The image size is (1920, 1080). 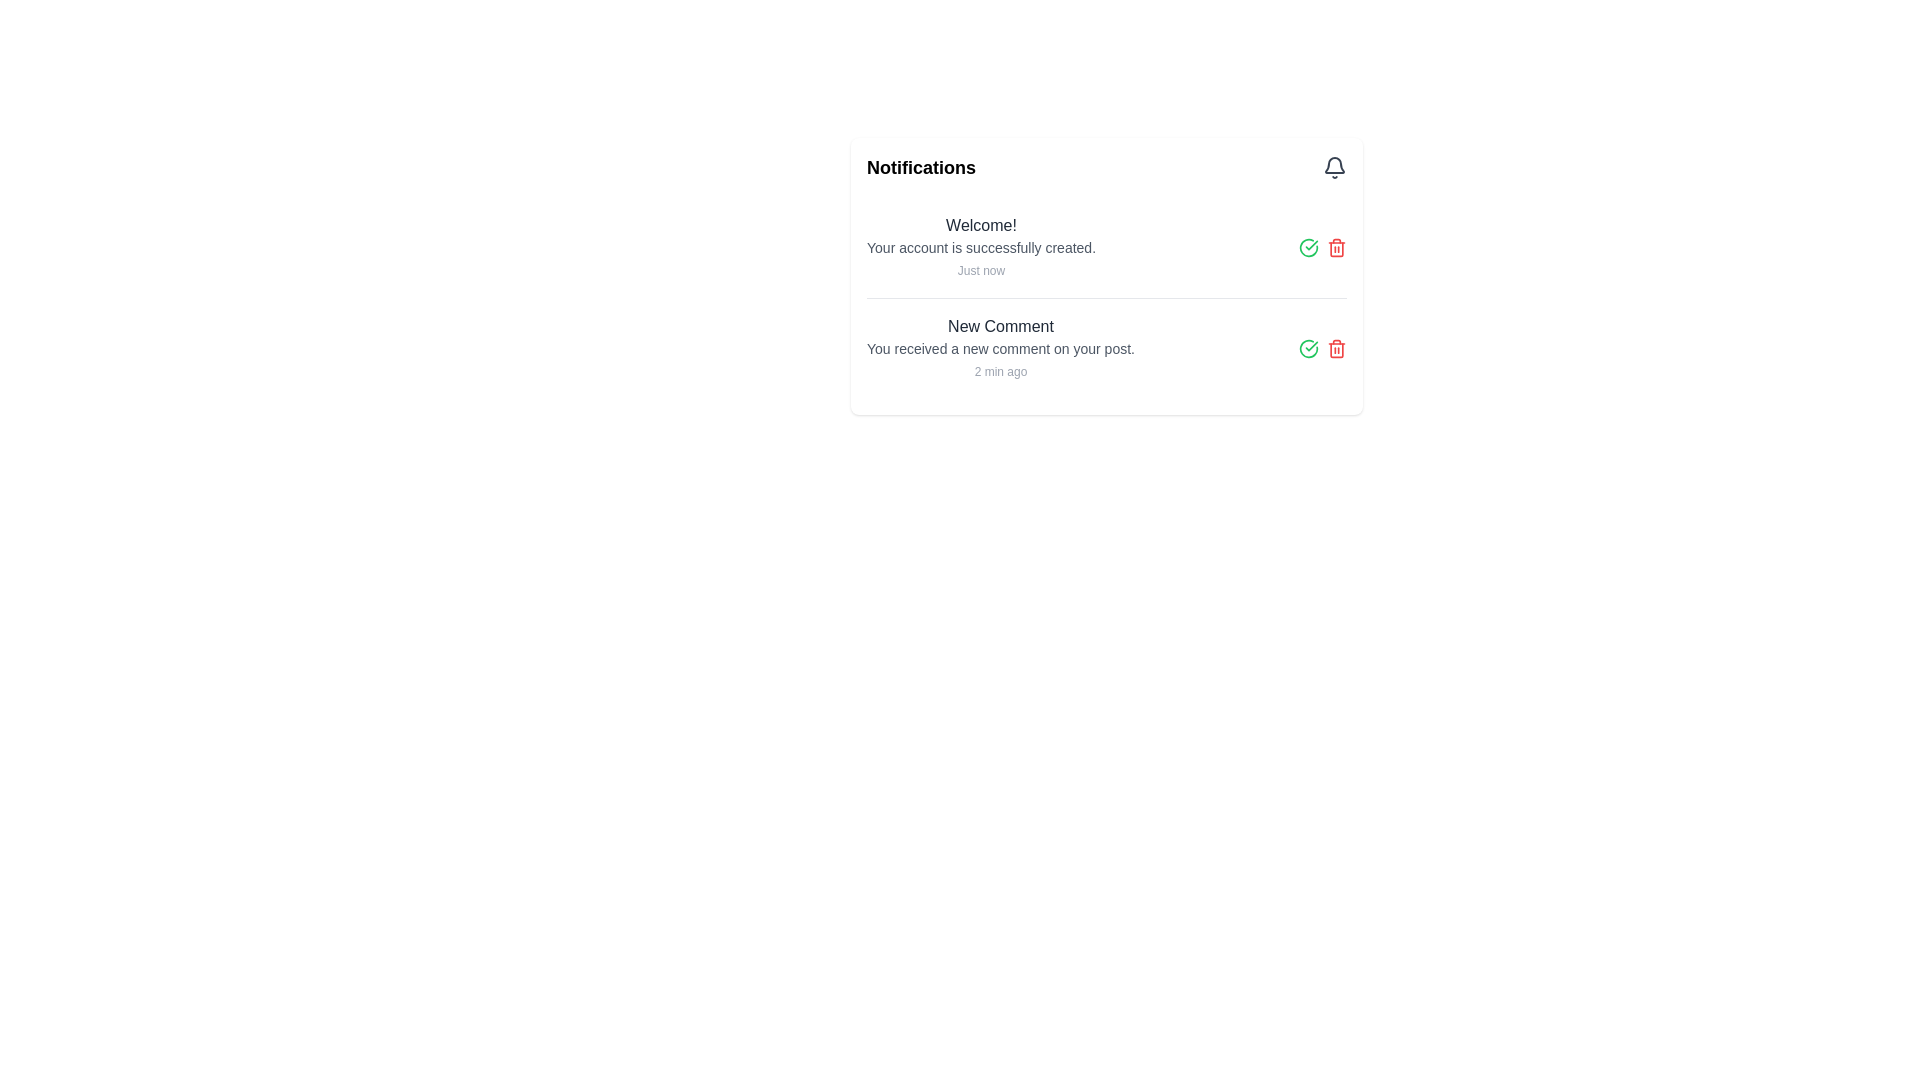 What do you see at coordinates (1309, 347) in the screenshot?
I see `the confirmation button located to the right of the 'New Comment' notification text` at bounding box center [1309, 347].